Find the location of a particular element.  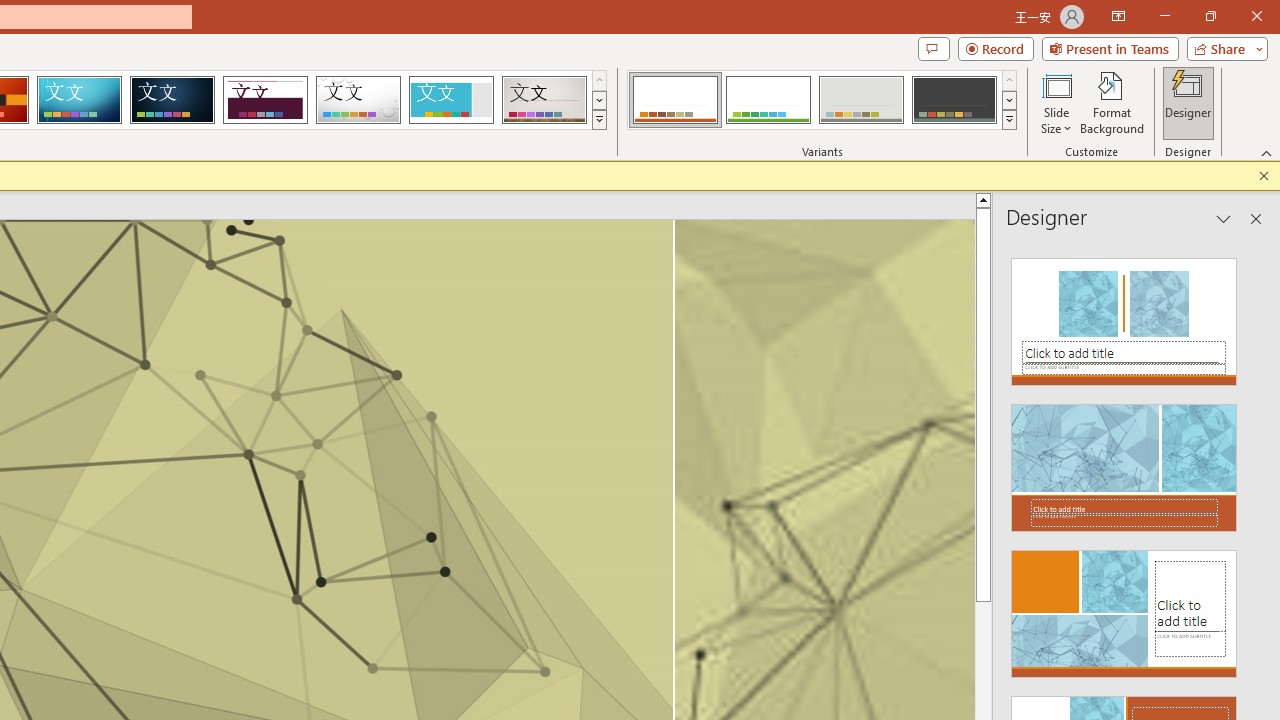

'Variants' is located at coordinates (1009, 120).